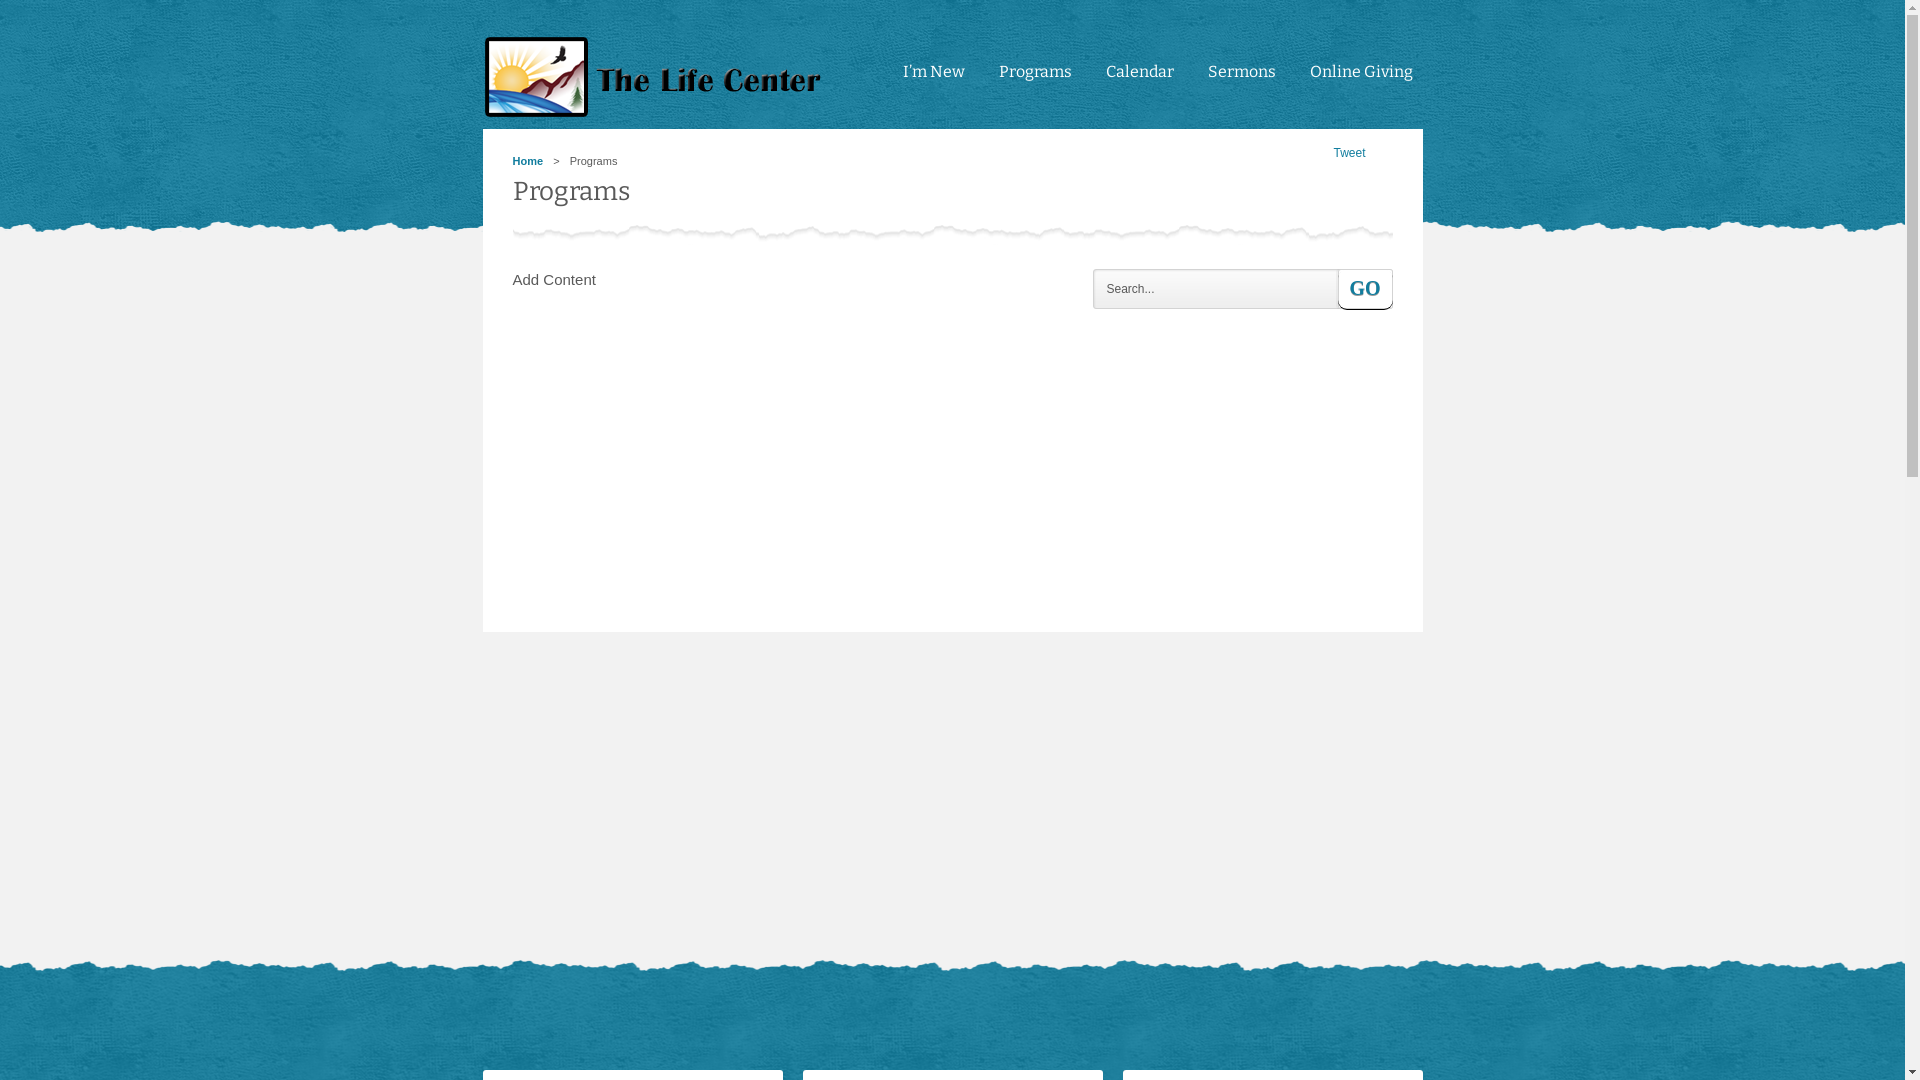 This screenshot has height=1080, width=1920. Describe the element at coordinates (1360, 80) in the screenshot. I see `'Online Giving'` at that location.